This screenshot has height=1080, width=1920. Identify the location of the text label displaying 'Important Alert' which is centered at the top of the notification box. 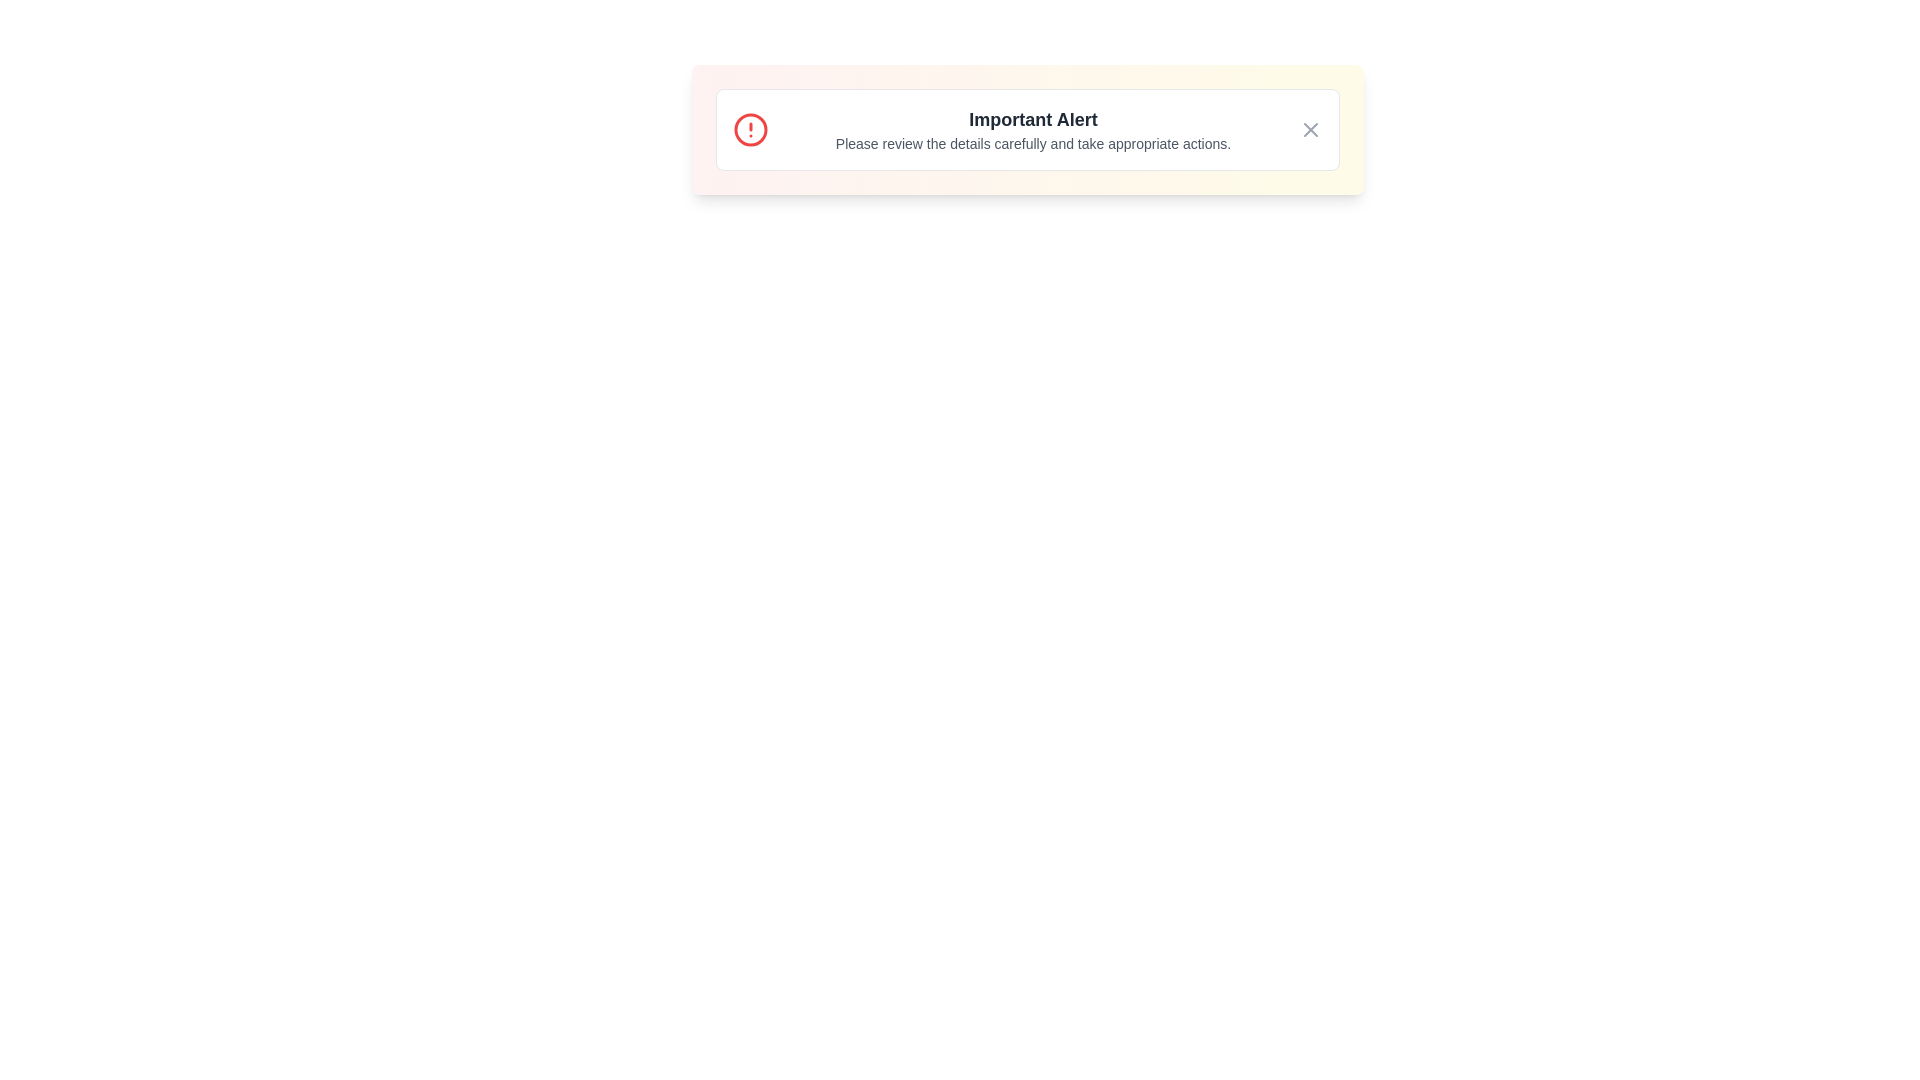
(1033, 119).